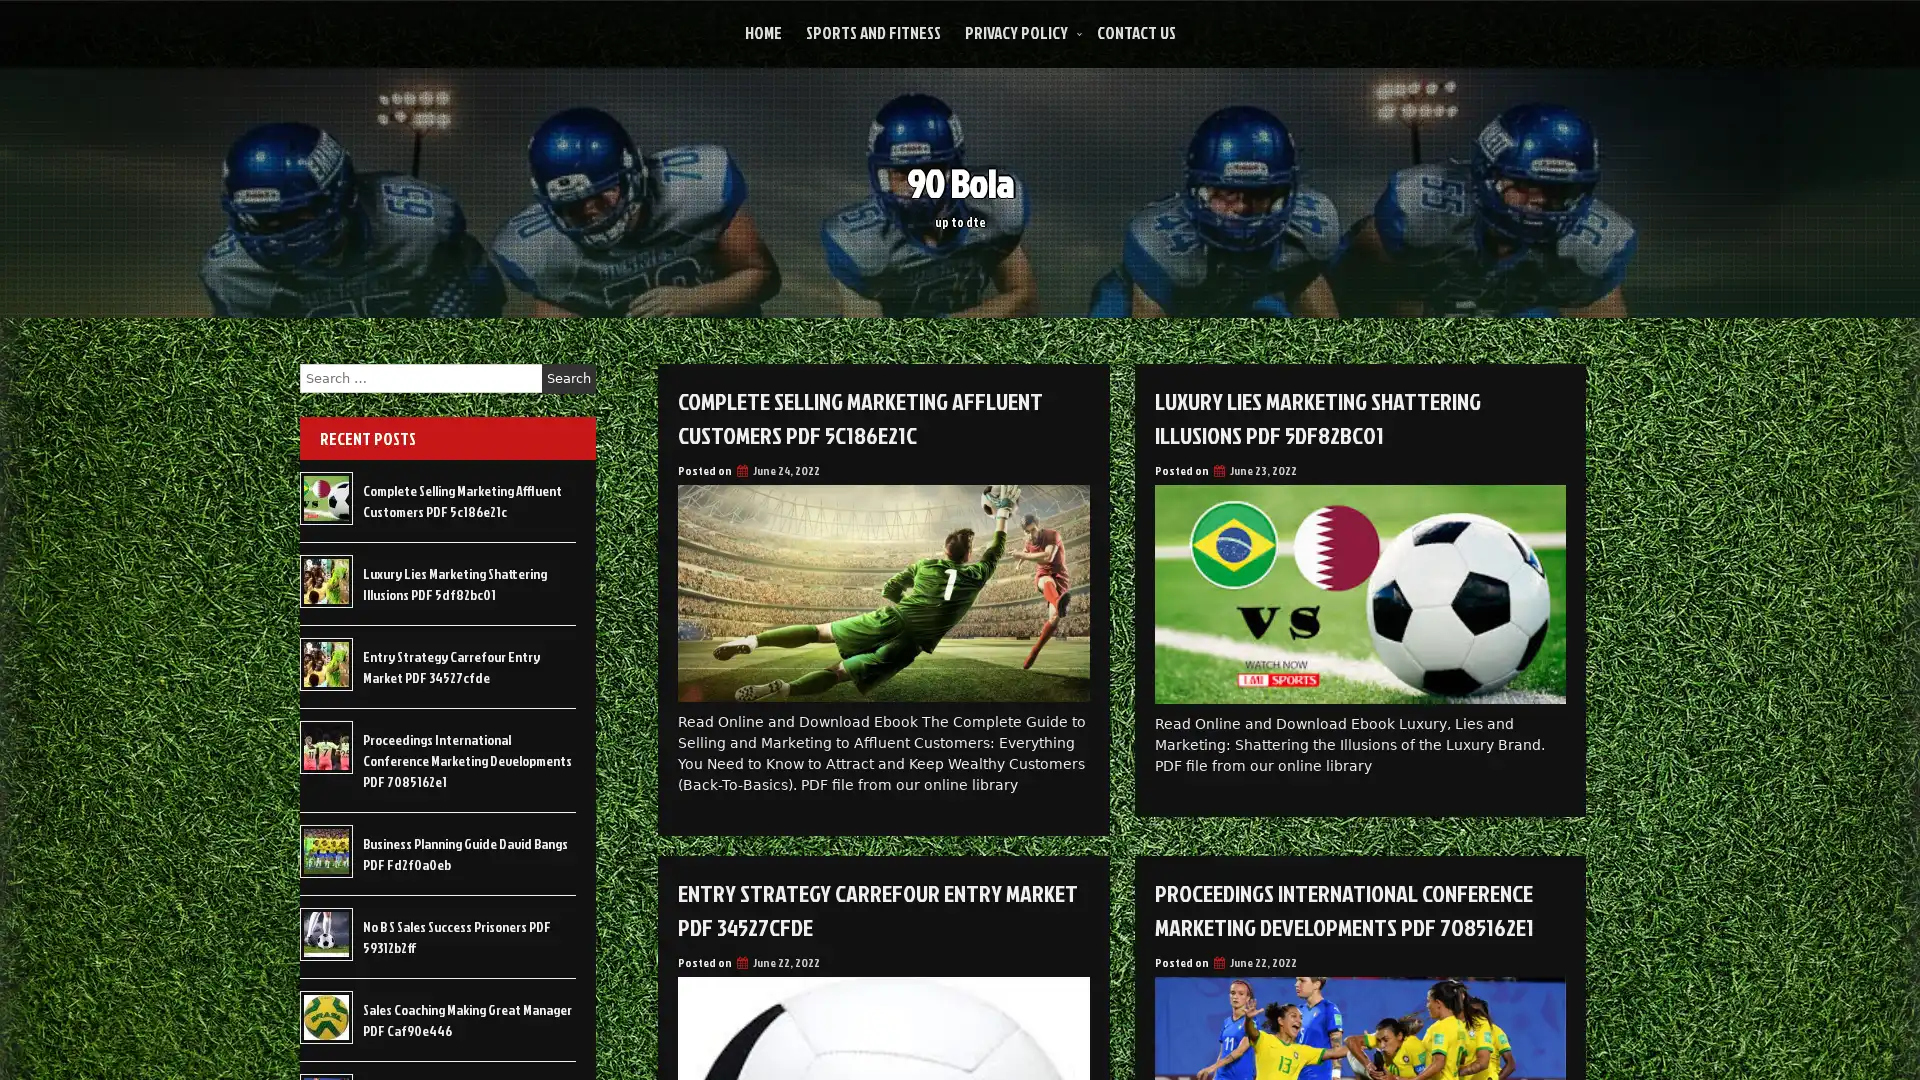 The image size is (1920, 1080). I want to click on Search, so click(568, 378).